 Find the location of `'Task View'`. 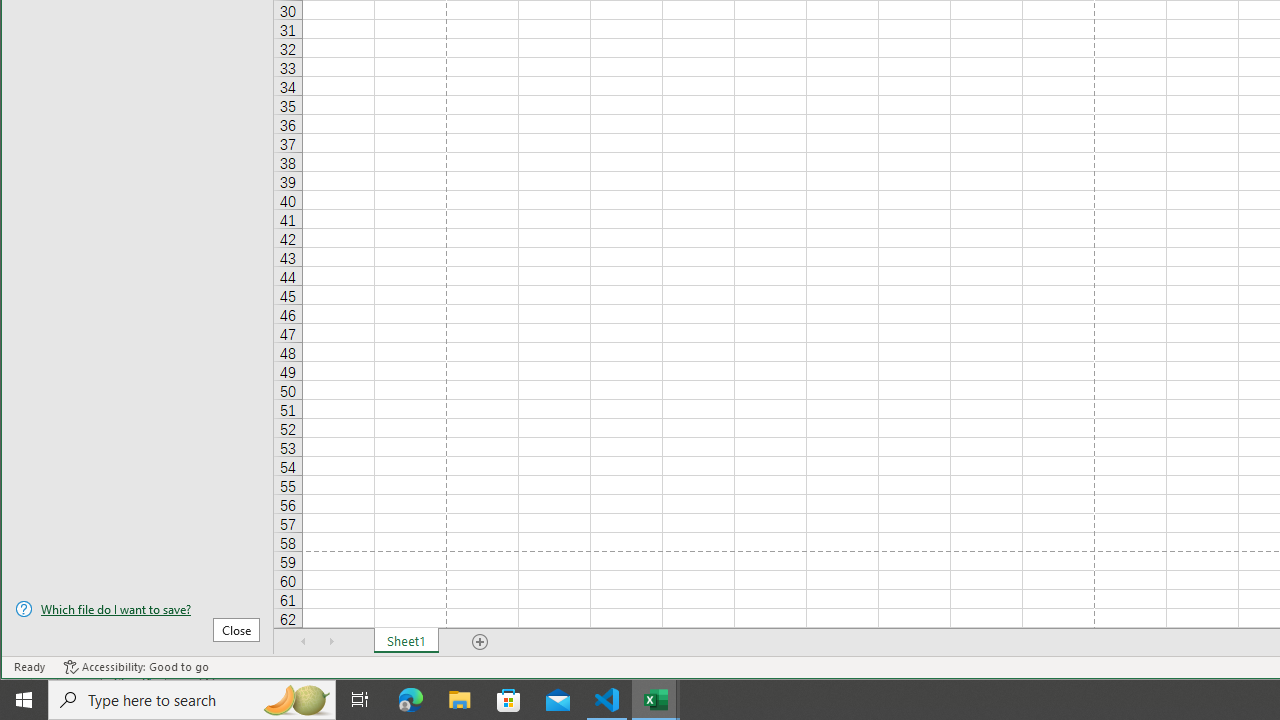

'Task View' is located at coordinates (359, 698).